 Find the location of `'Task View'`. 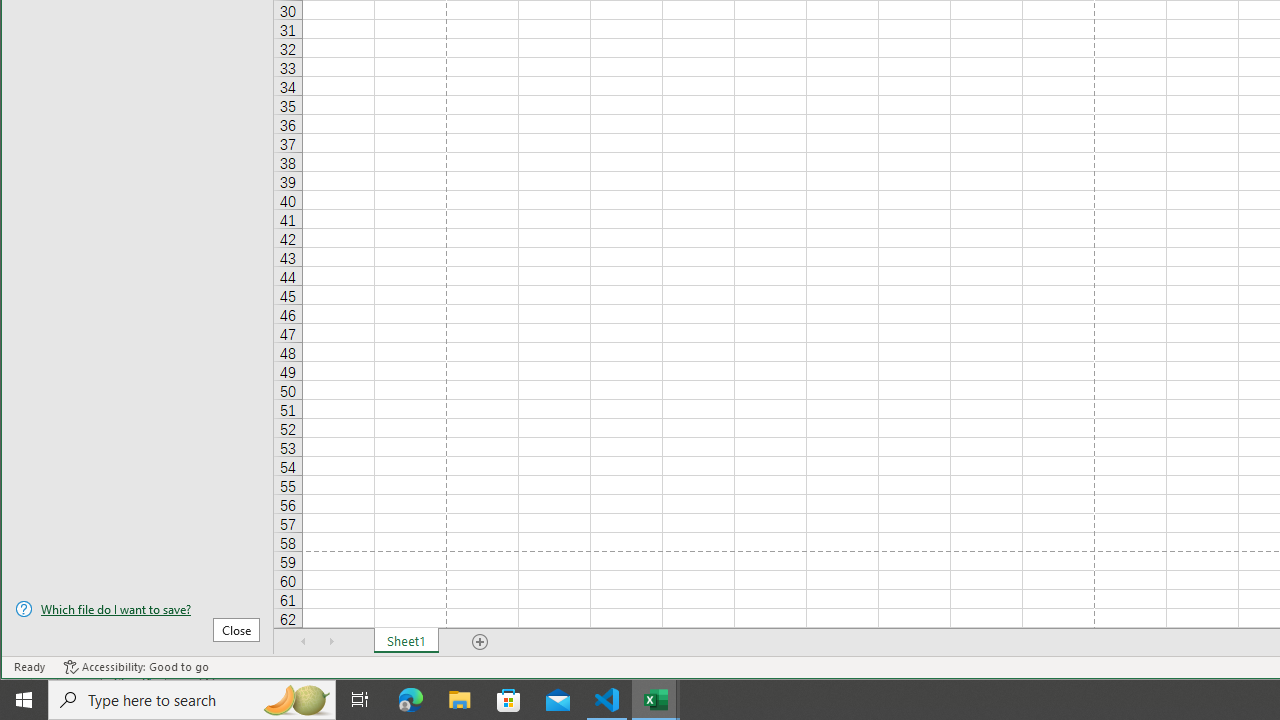

'Task View' is located at coordinates (359, 698).